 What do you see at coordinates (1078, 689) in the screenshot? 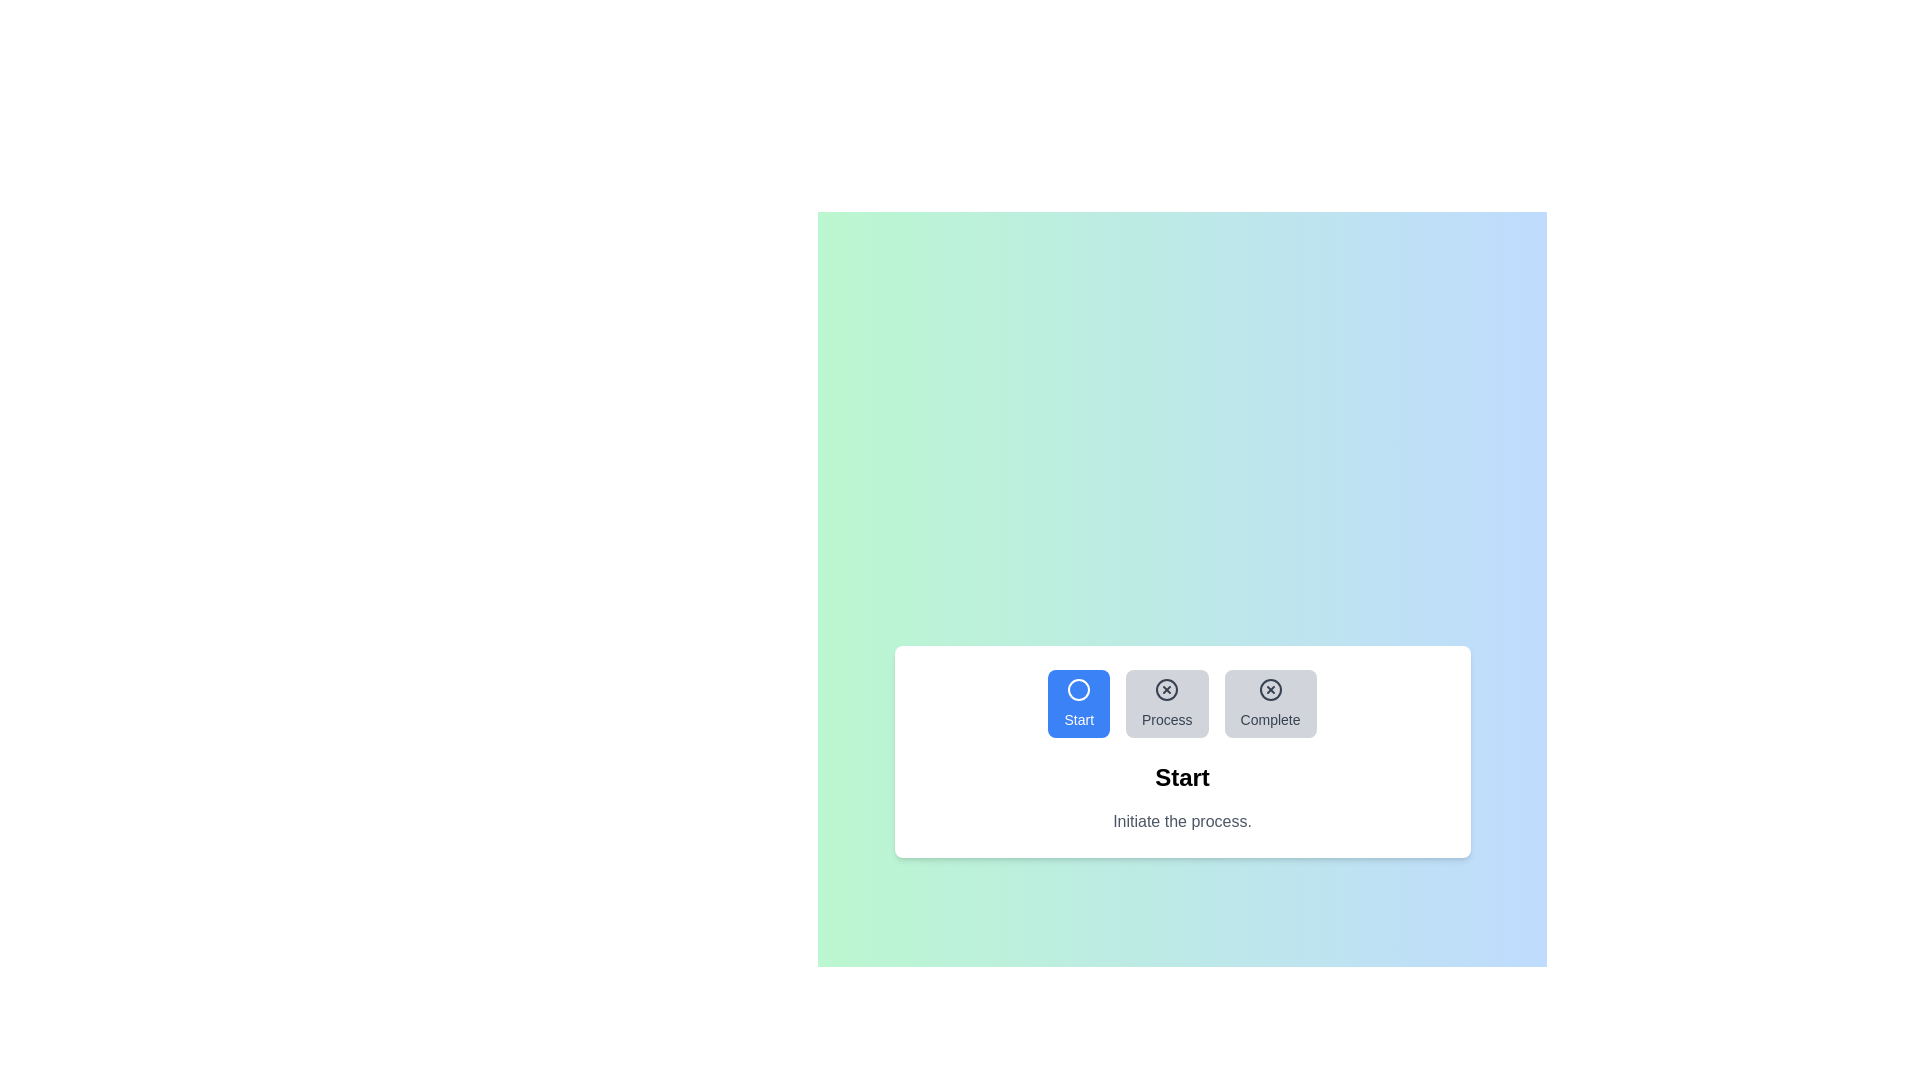
I see `the circular icon located` at bounding box center [1078, 689].